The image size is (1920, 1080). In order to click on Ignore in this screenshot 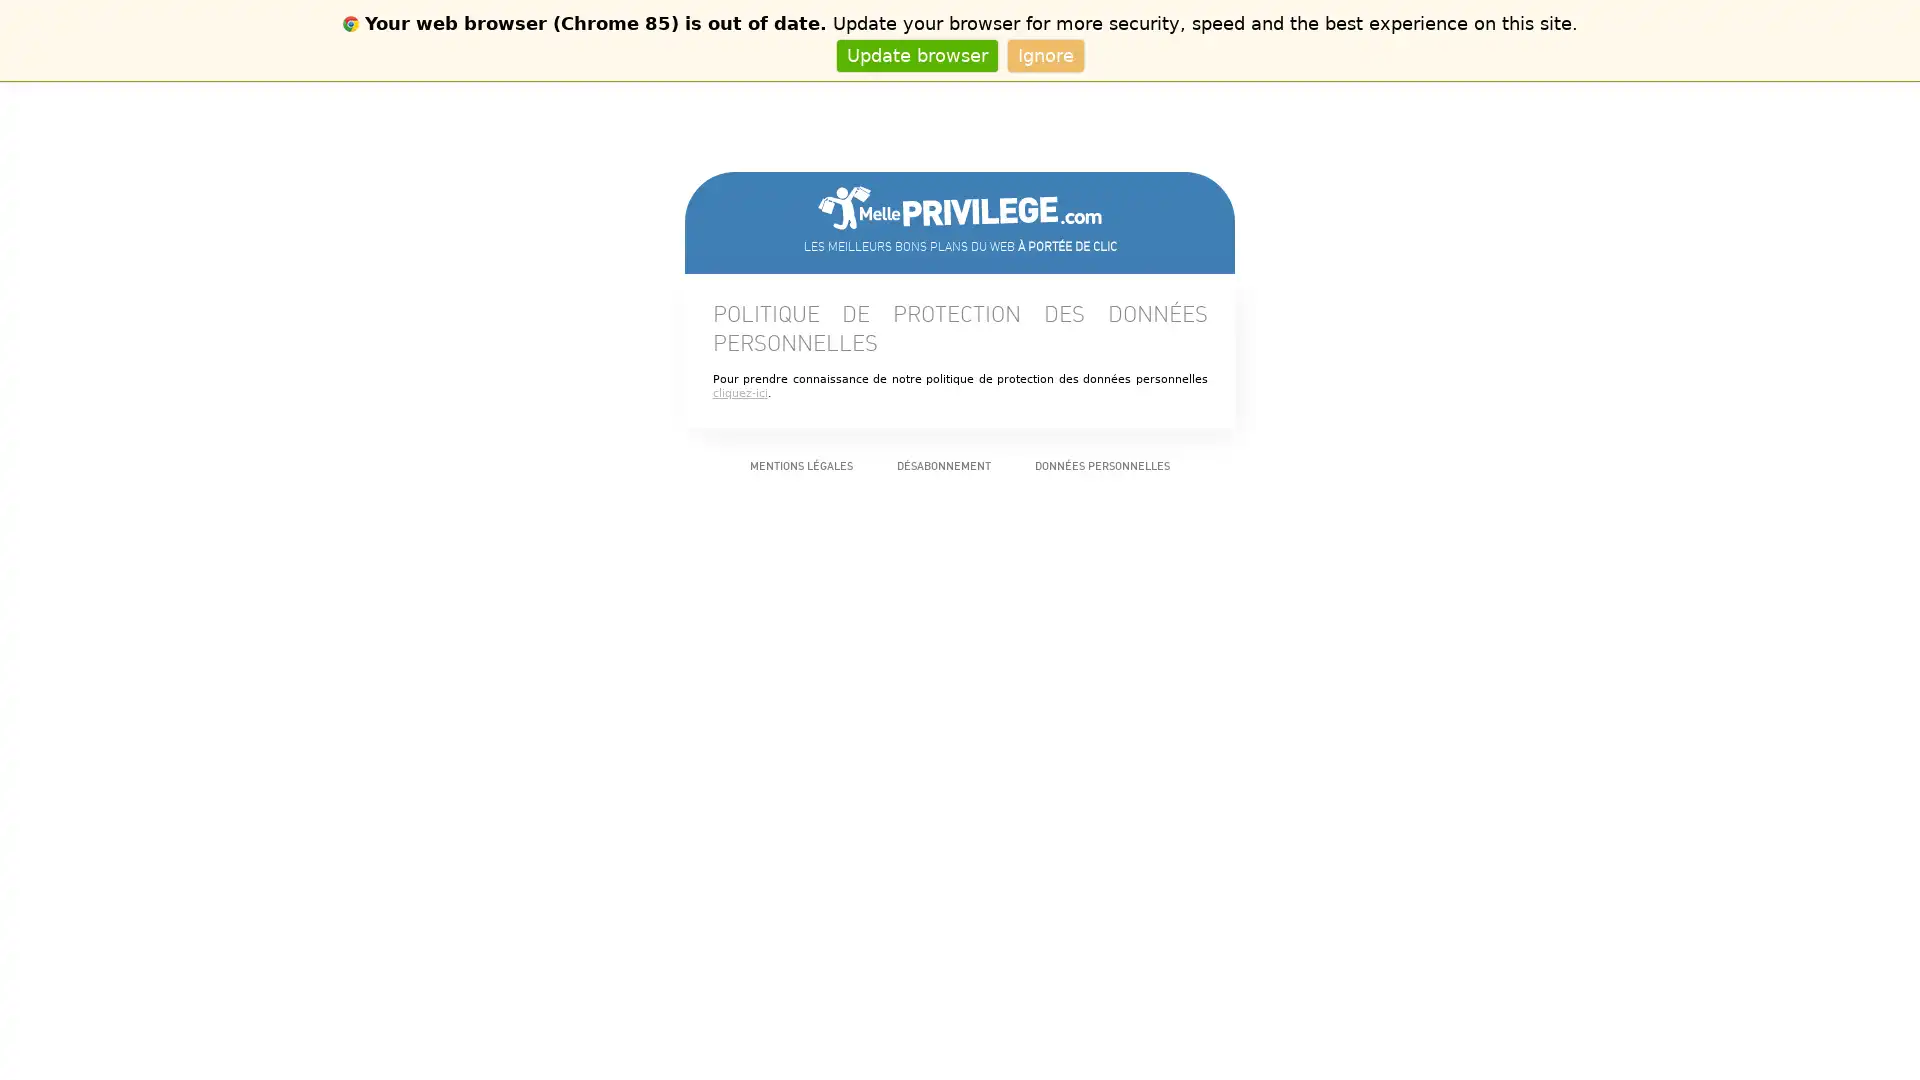, I will do `click(1044, 54)`.